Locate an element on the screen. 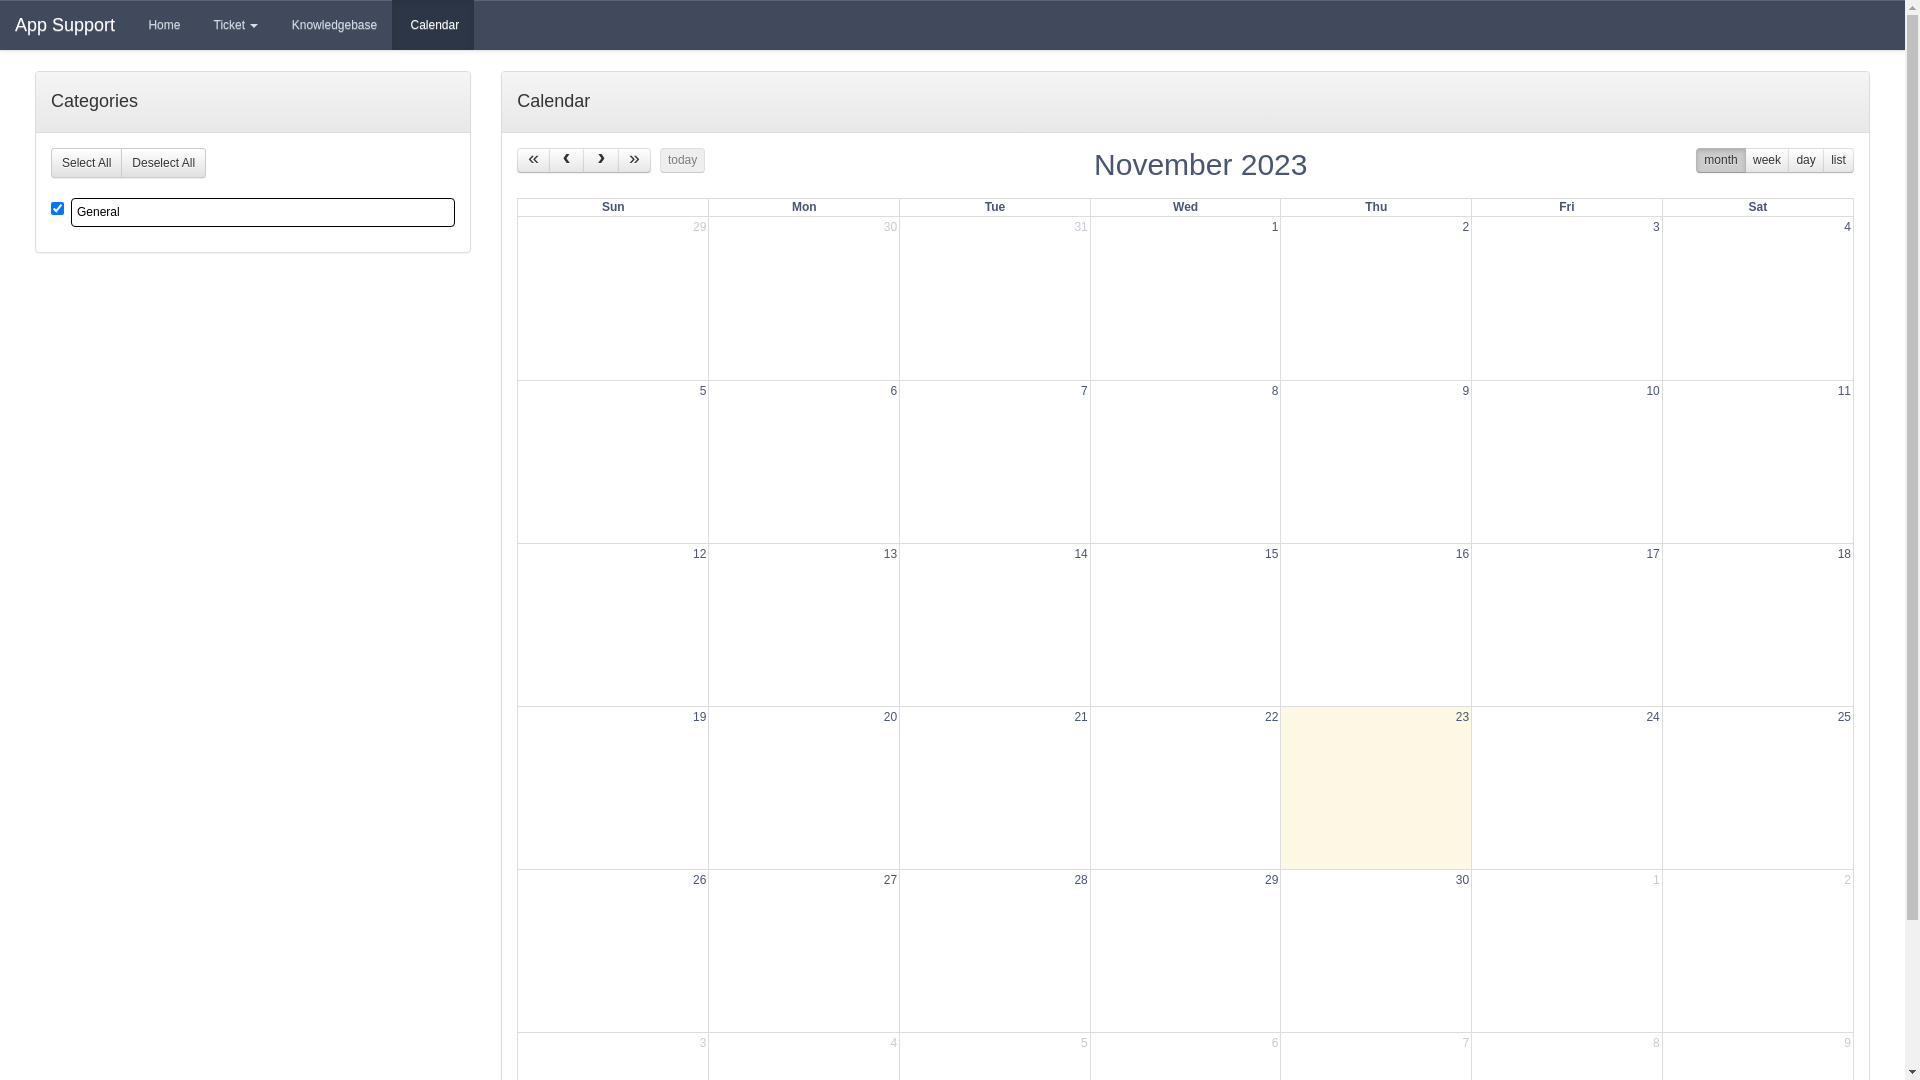  'today' is located at coordinates (682, 159).